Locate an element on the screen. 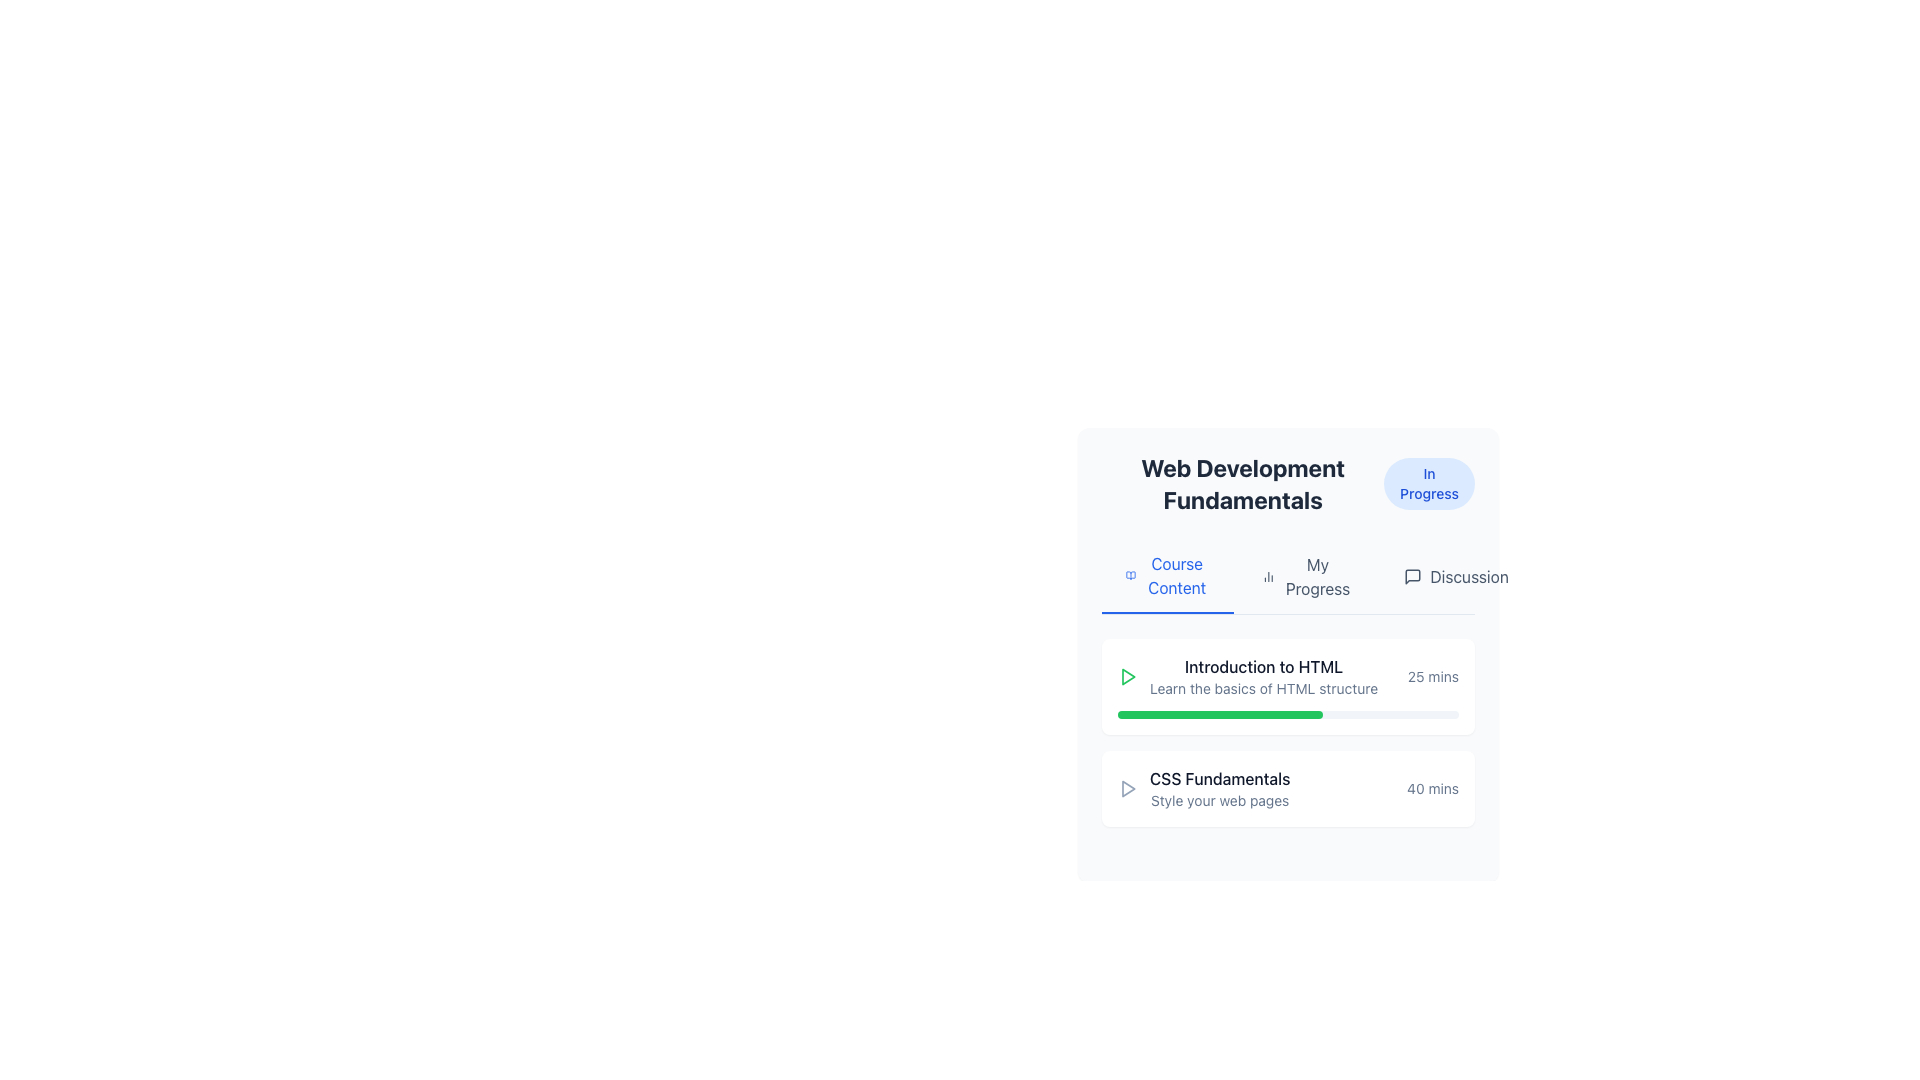 The width and height of the screenshot is (1920, 1080). the 'Course Content' text label in the navigation bar is located at coordinates (1177, 575).